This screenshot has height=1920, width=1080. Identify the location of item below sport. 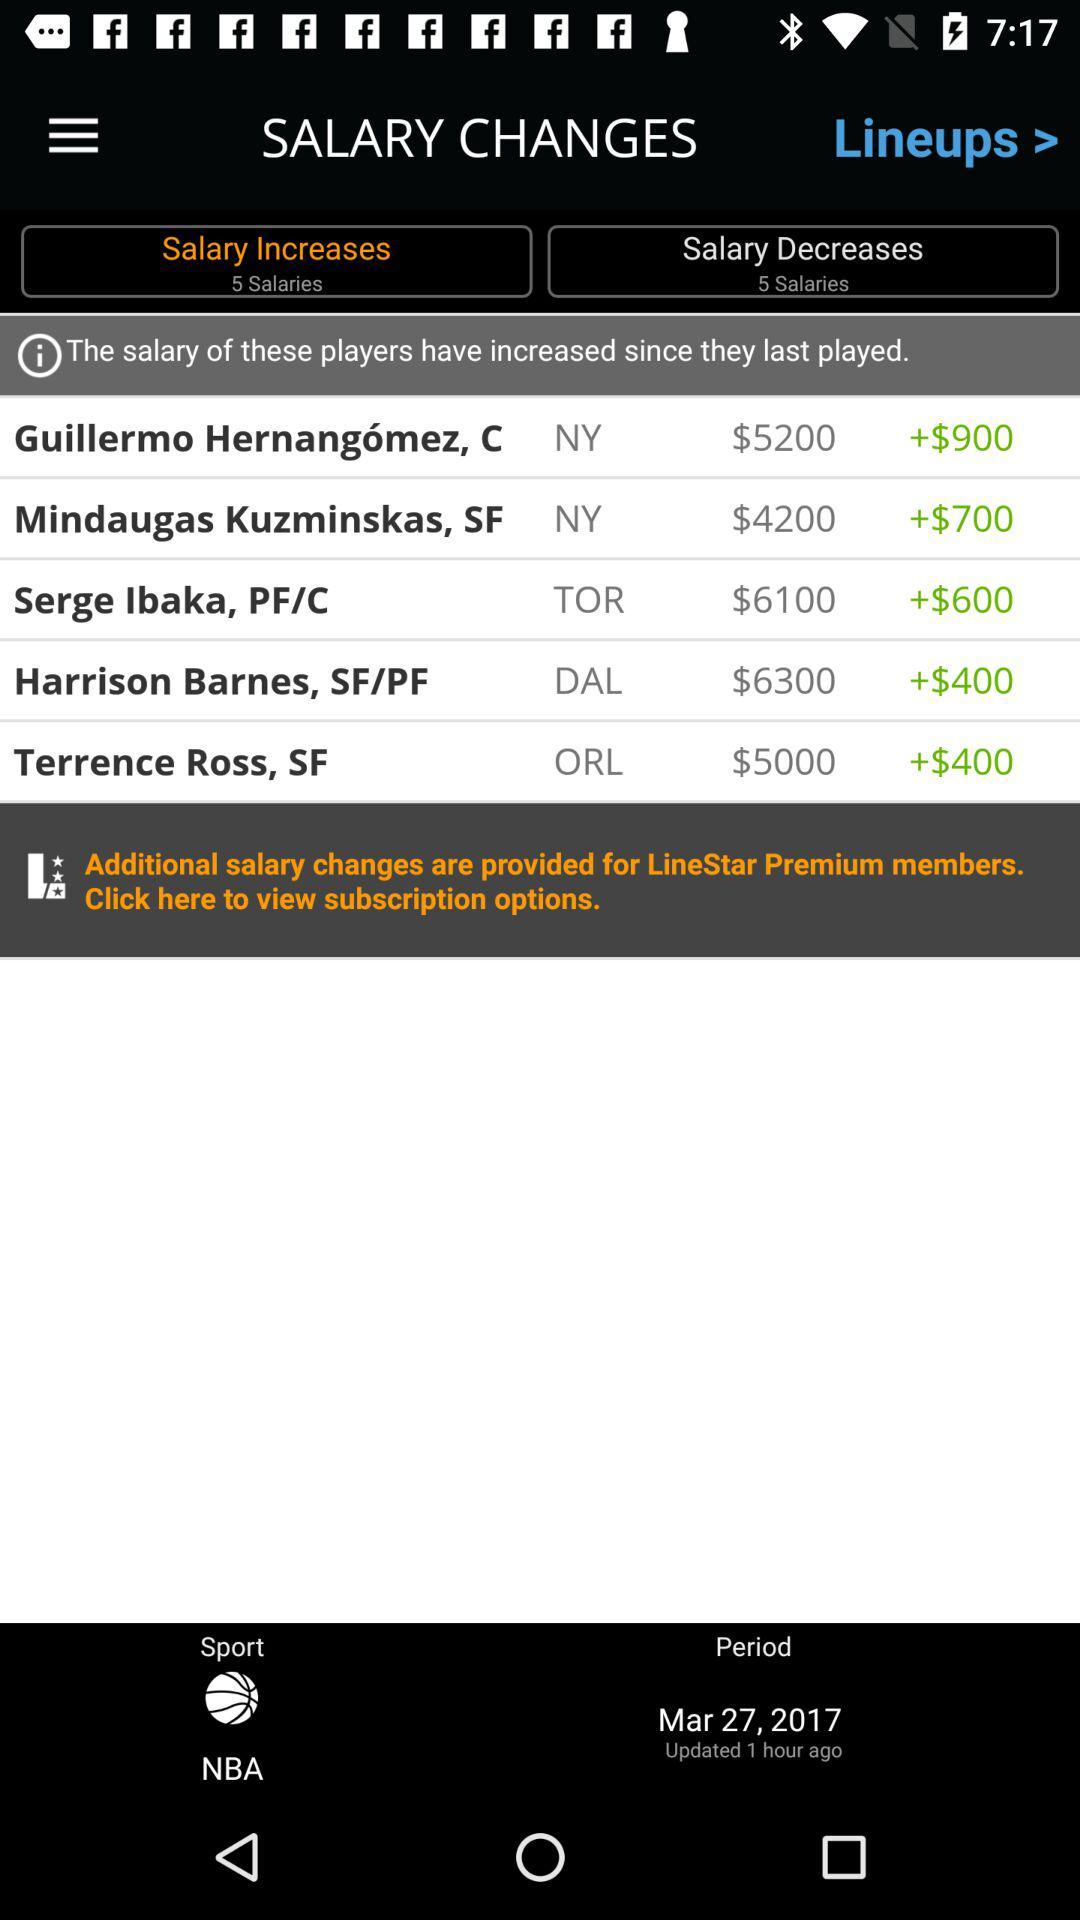
(231, 1729).